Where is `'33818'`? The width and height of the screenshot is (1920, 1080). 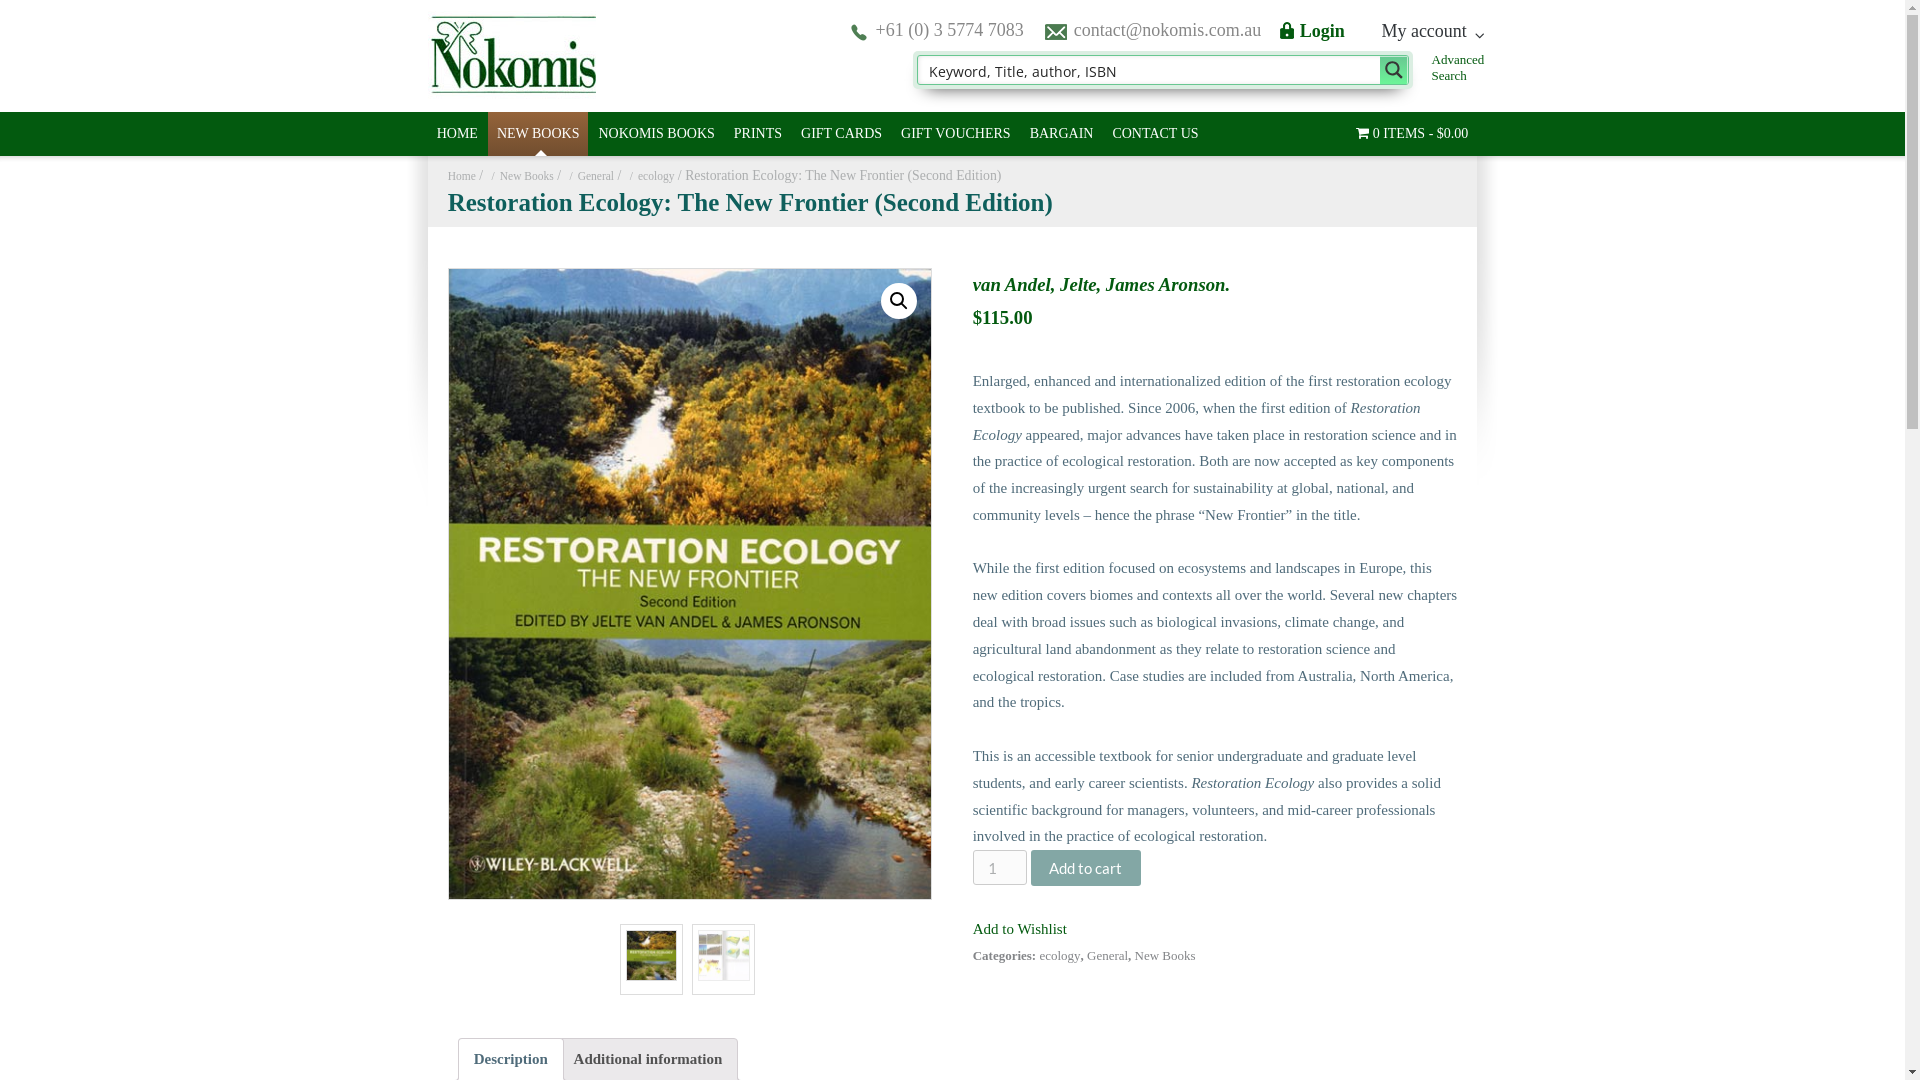 '33818' is located at coordinates (690, 583).